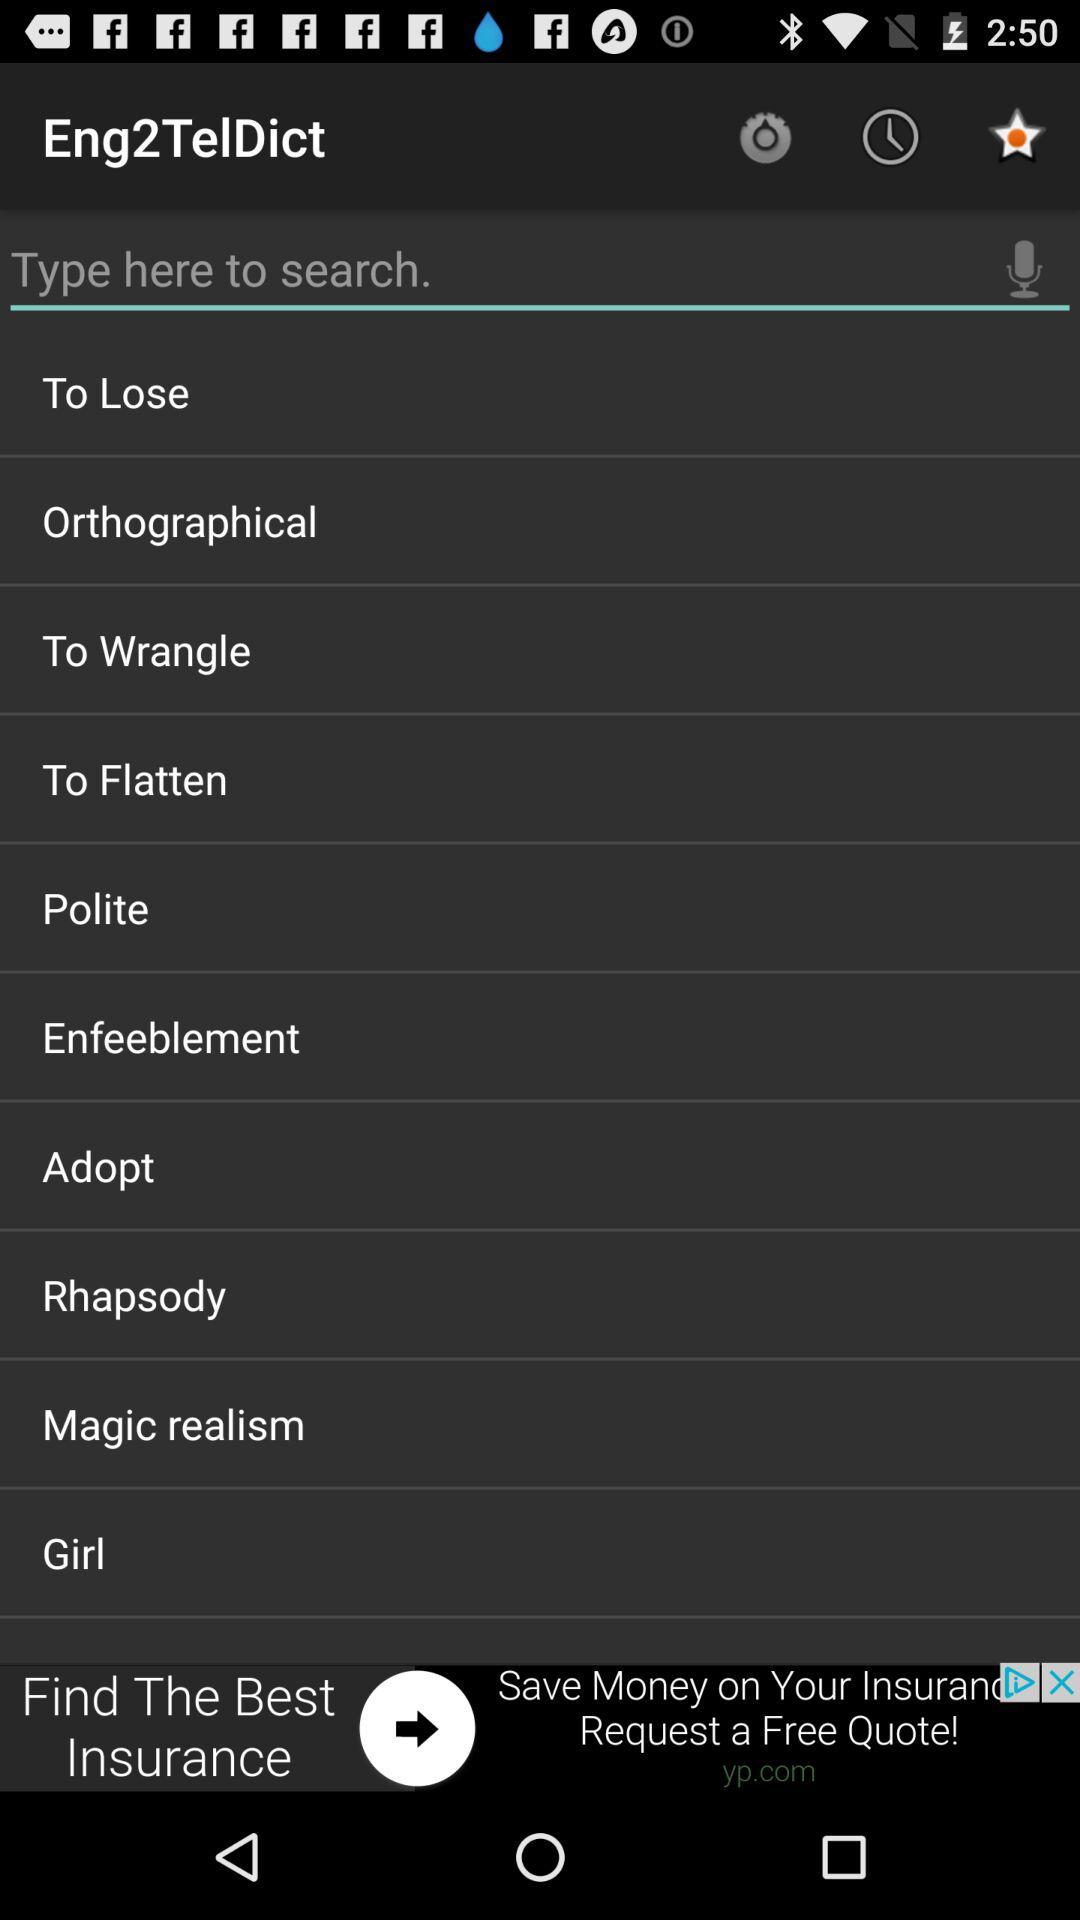 Image resolution: width=1080 pixels, height=1920 pixels. What do you see at coordinates (540, 649) in the screenshot?
I see `the icon below the orthographical icon` at bounding box center [540, 649].